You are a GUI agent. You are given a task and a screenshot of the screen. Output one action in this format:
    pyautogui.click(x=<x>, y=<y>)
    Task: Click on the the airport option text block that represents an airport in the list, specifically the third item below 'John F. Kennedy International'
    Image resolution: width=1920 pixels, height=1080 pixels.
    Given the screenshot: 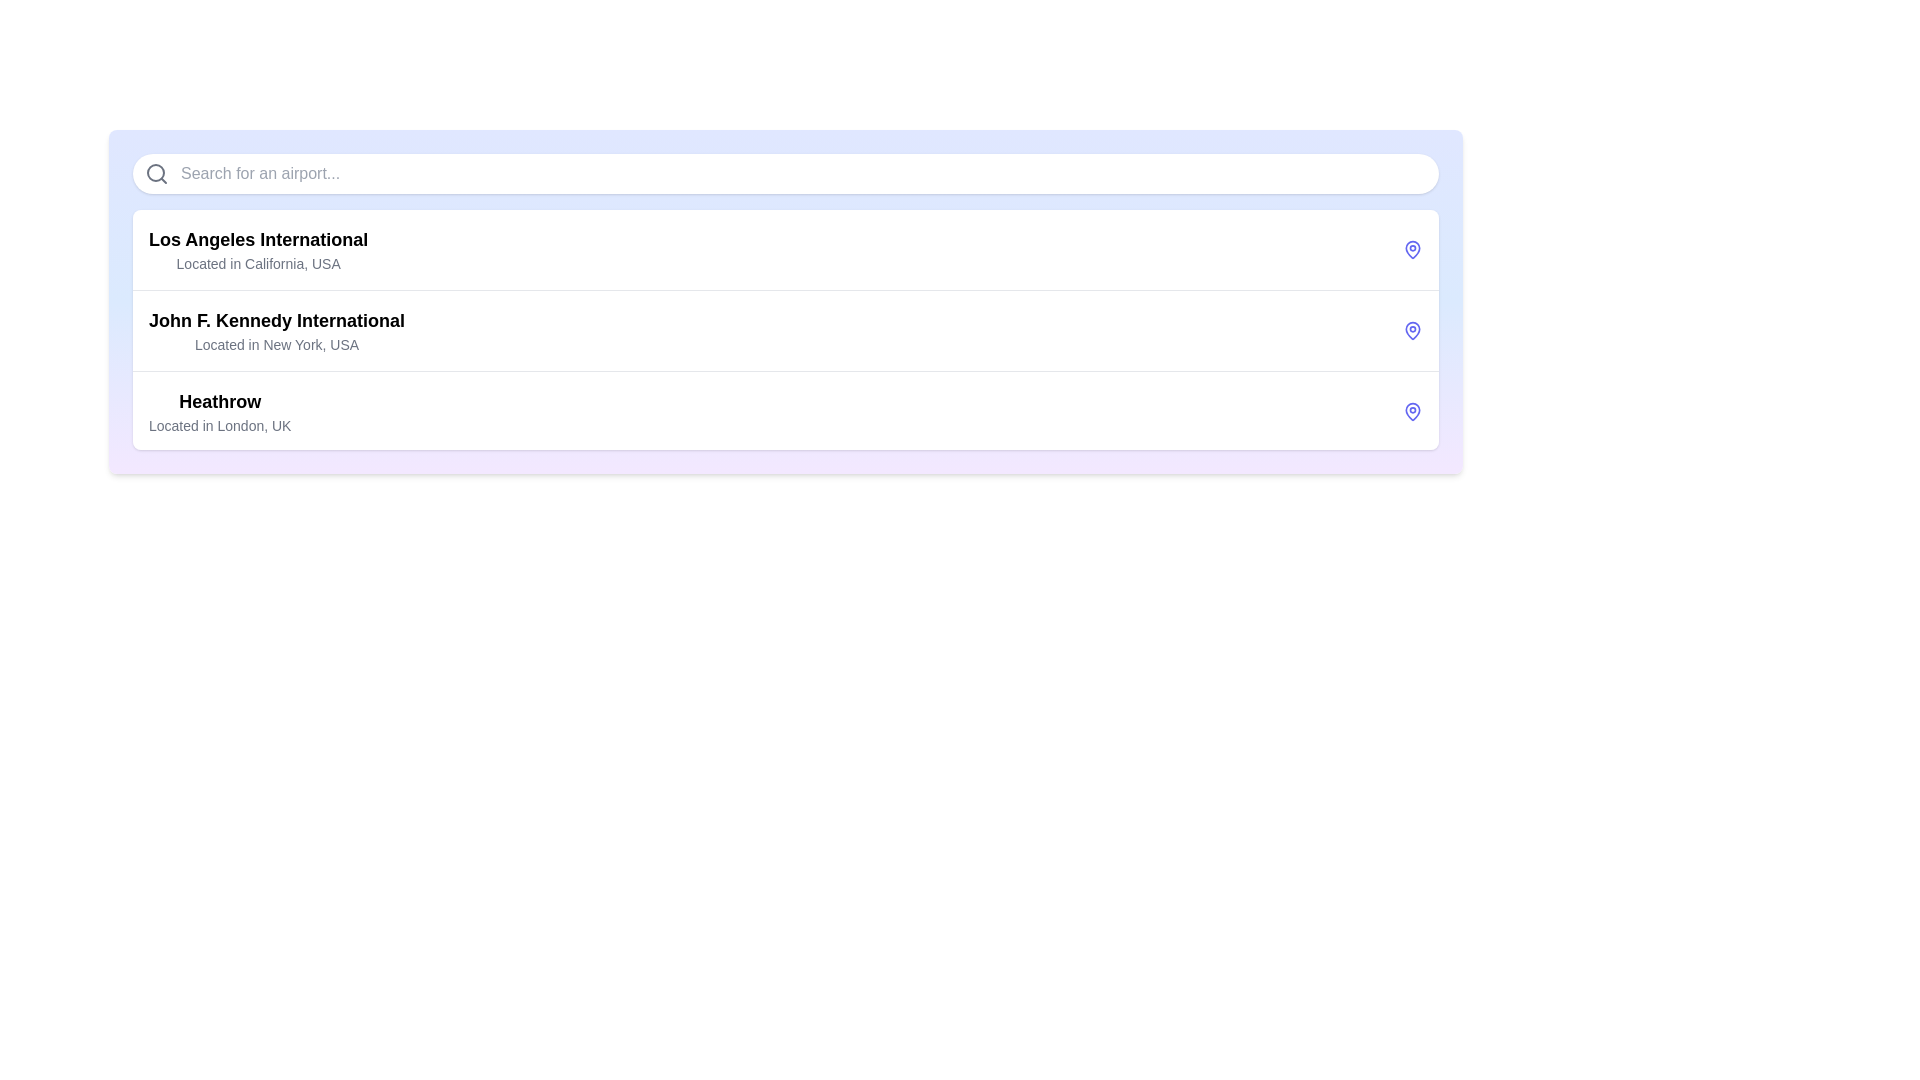 What is the action you would take?
    pyautogui.click(x=220, y=411)
    